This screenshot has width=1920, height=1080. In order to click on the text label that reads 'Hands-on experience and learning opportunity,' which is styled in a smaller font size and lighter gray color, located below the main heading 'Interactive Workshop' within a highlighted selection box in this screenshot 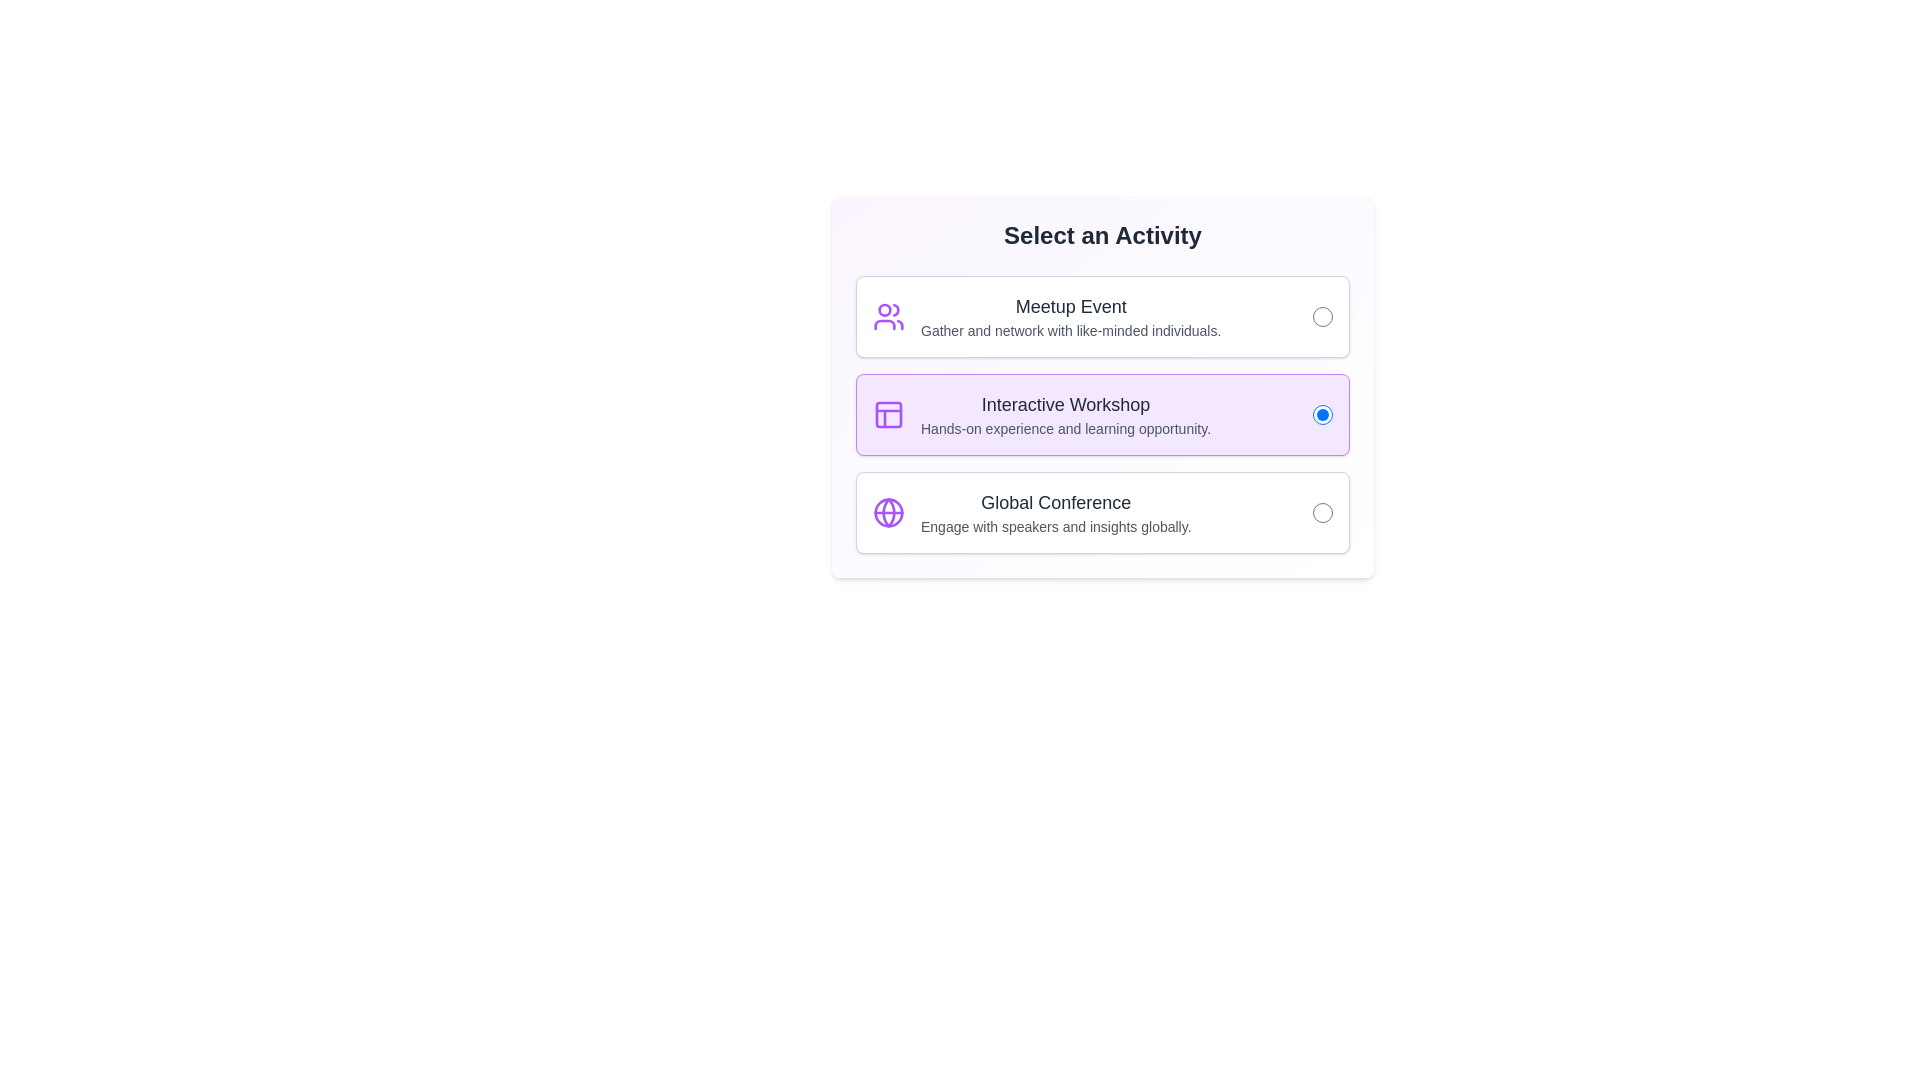, I will do `click(1064, 427)`.